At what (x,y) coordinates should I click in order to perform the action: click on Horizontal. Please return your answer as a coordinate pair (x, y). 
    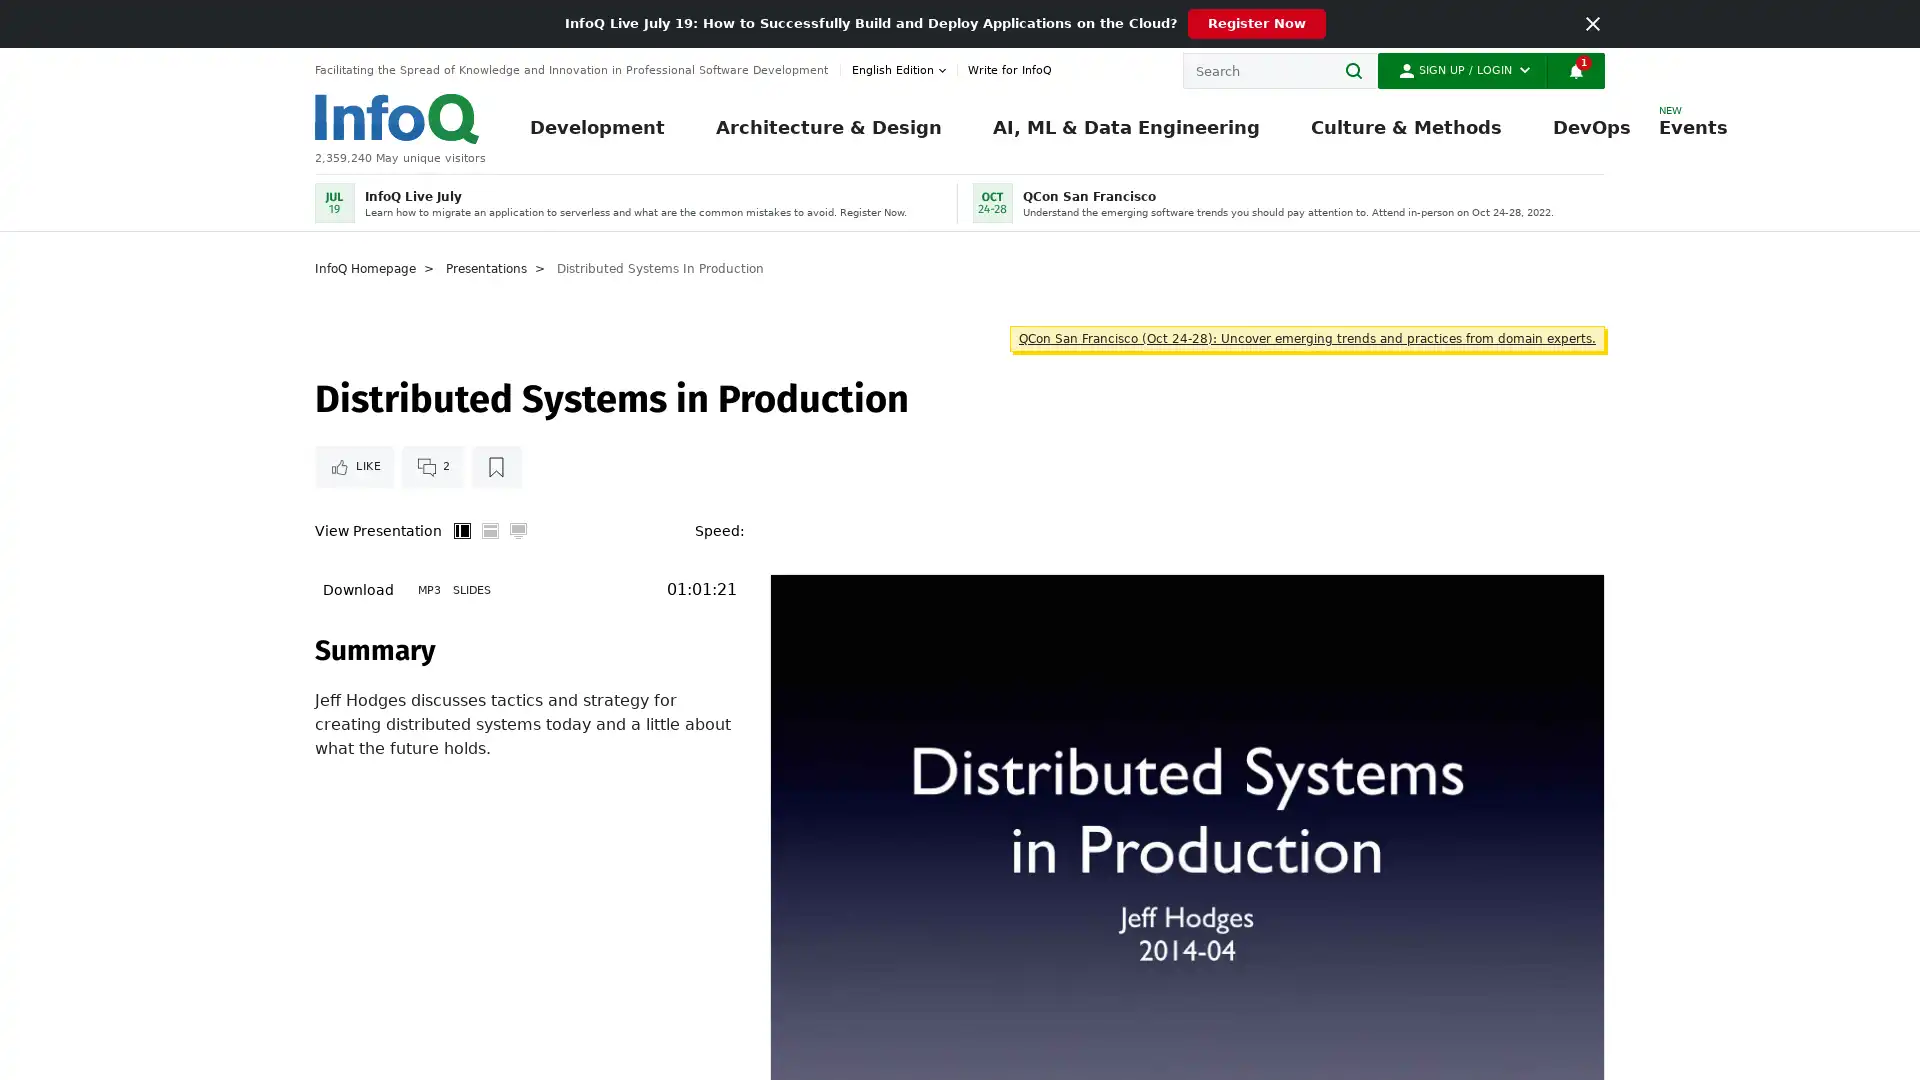
    Looking at the image, I should click on (489, 556).